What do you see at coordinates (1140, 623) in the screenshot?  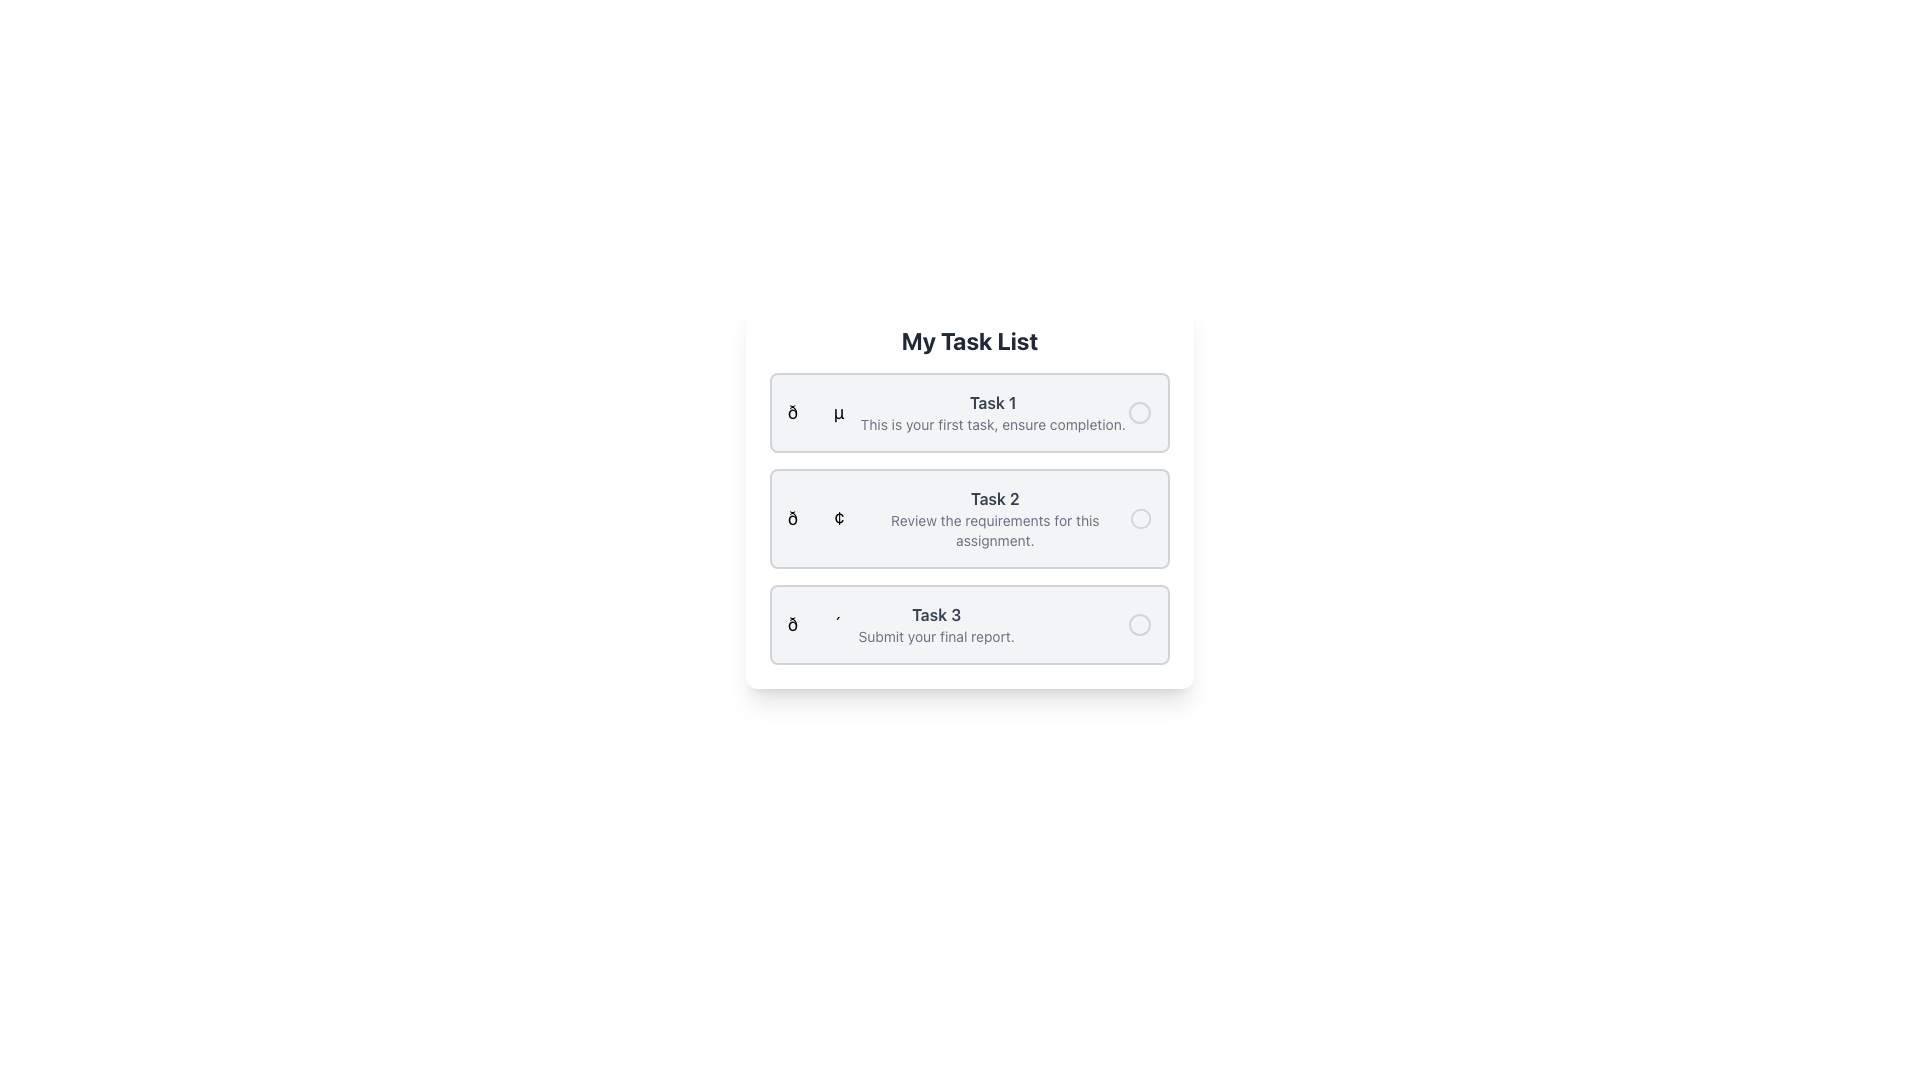 I see `the SVG icon element` at bounding box center [1140, 623].